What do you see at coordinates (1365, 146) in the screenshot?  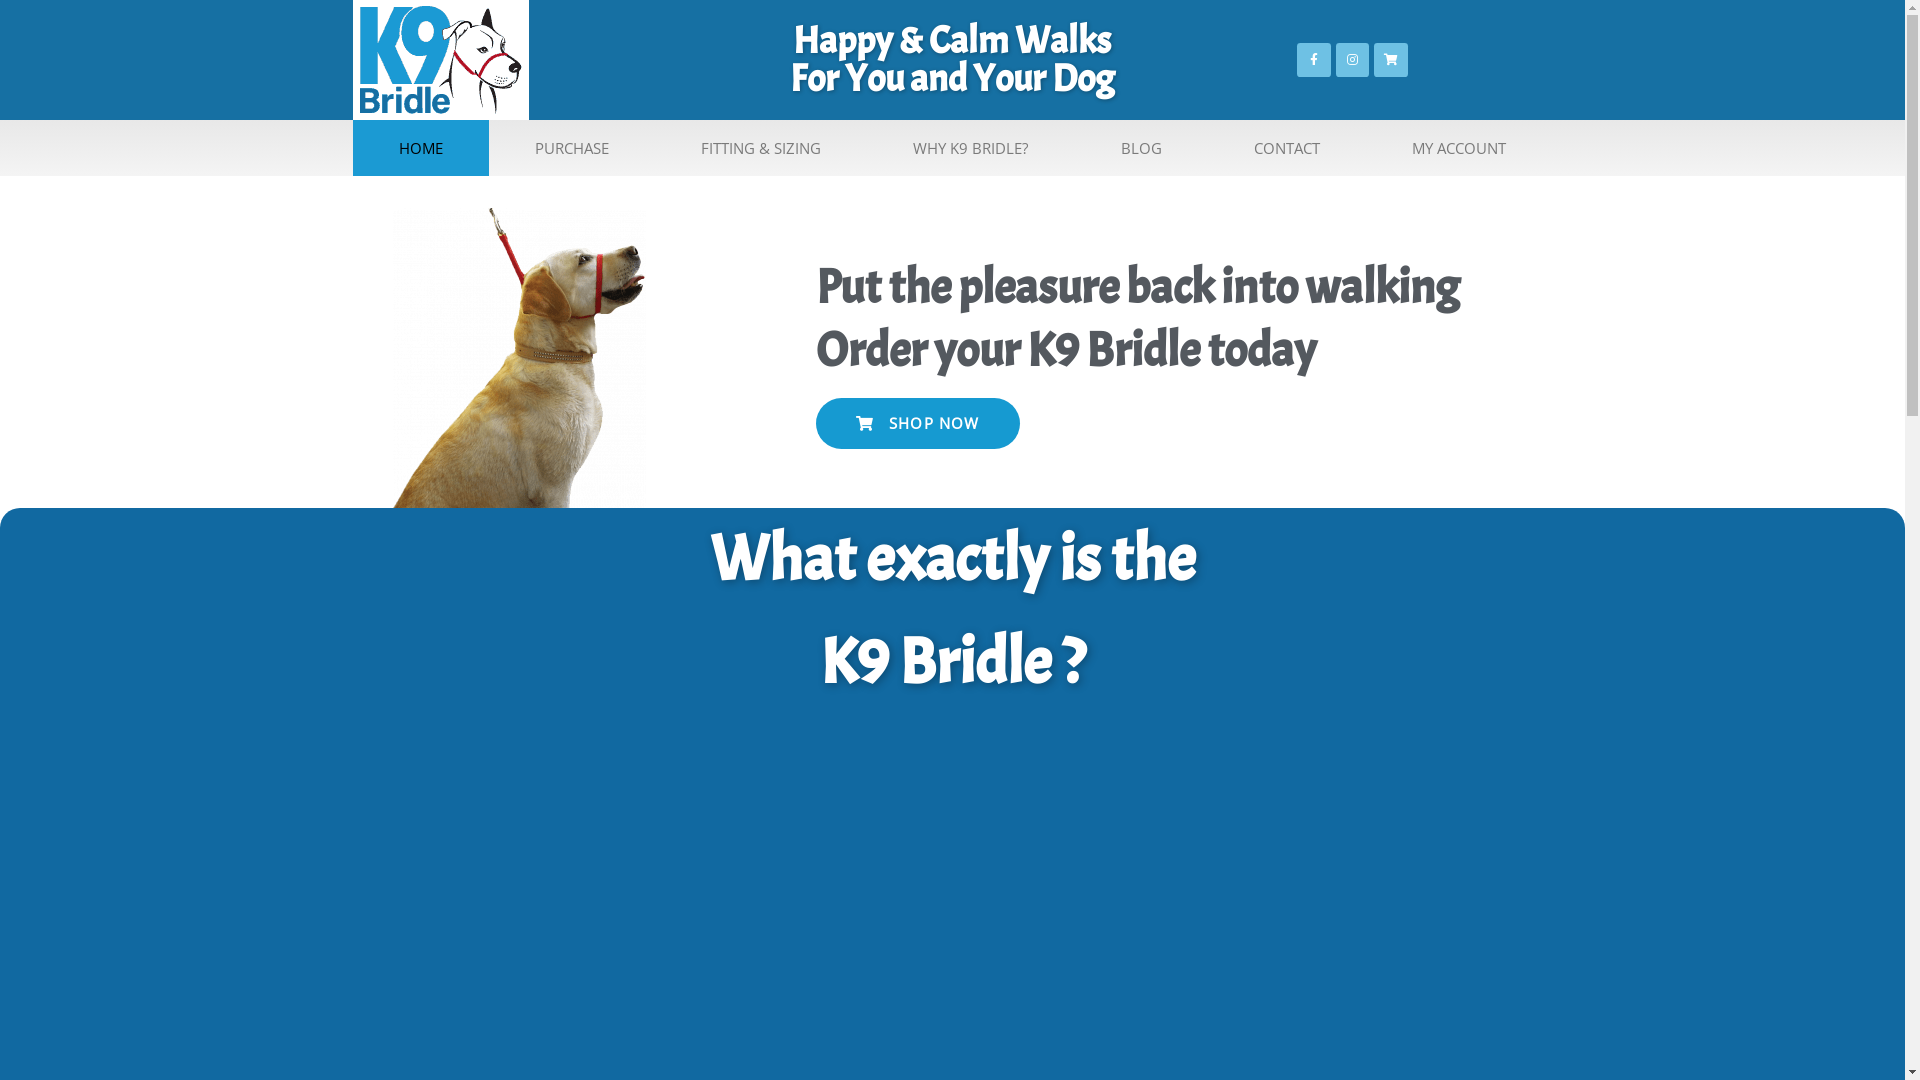 I see `'MY ACCOUNT'` at bounding box center [1365, 146].